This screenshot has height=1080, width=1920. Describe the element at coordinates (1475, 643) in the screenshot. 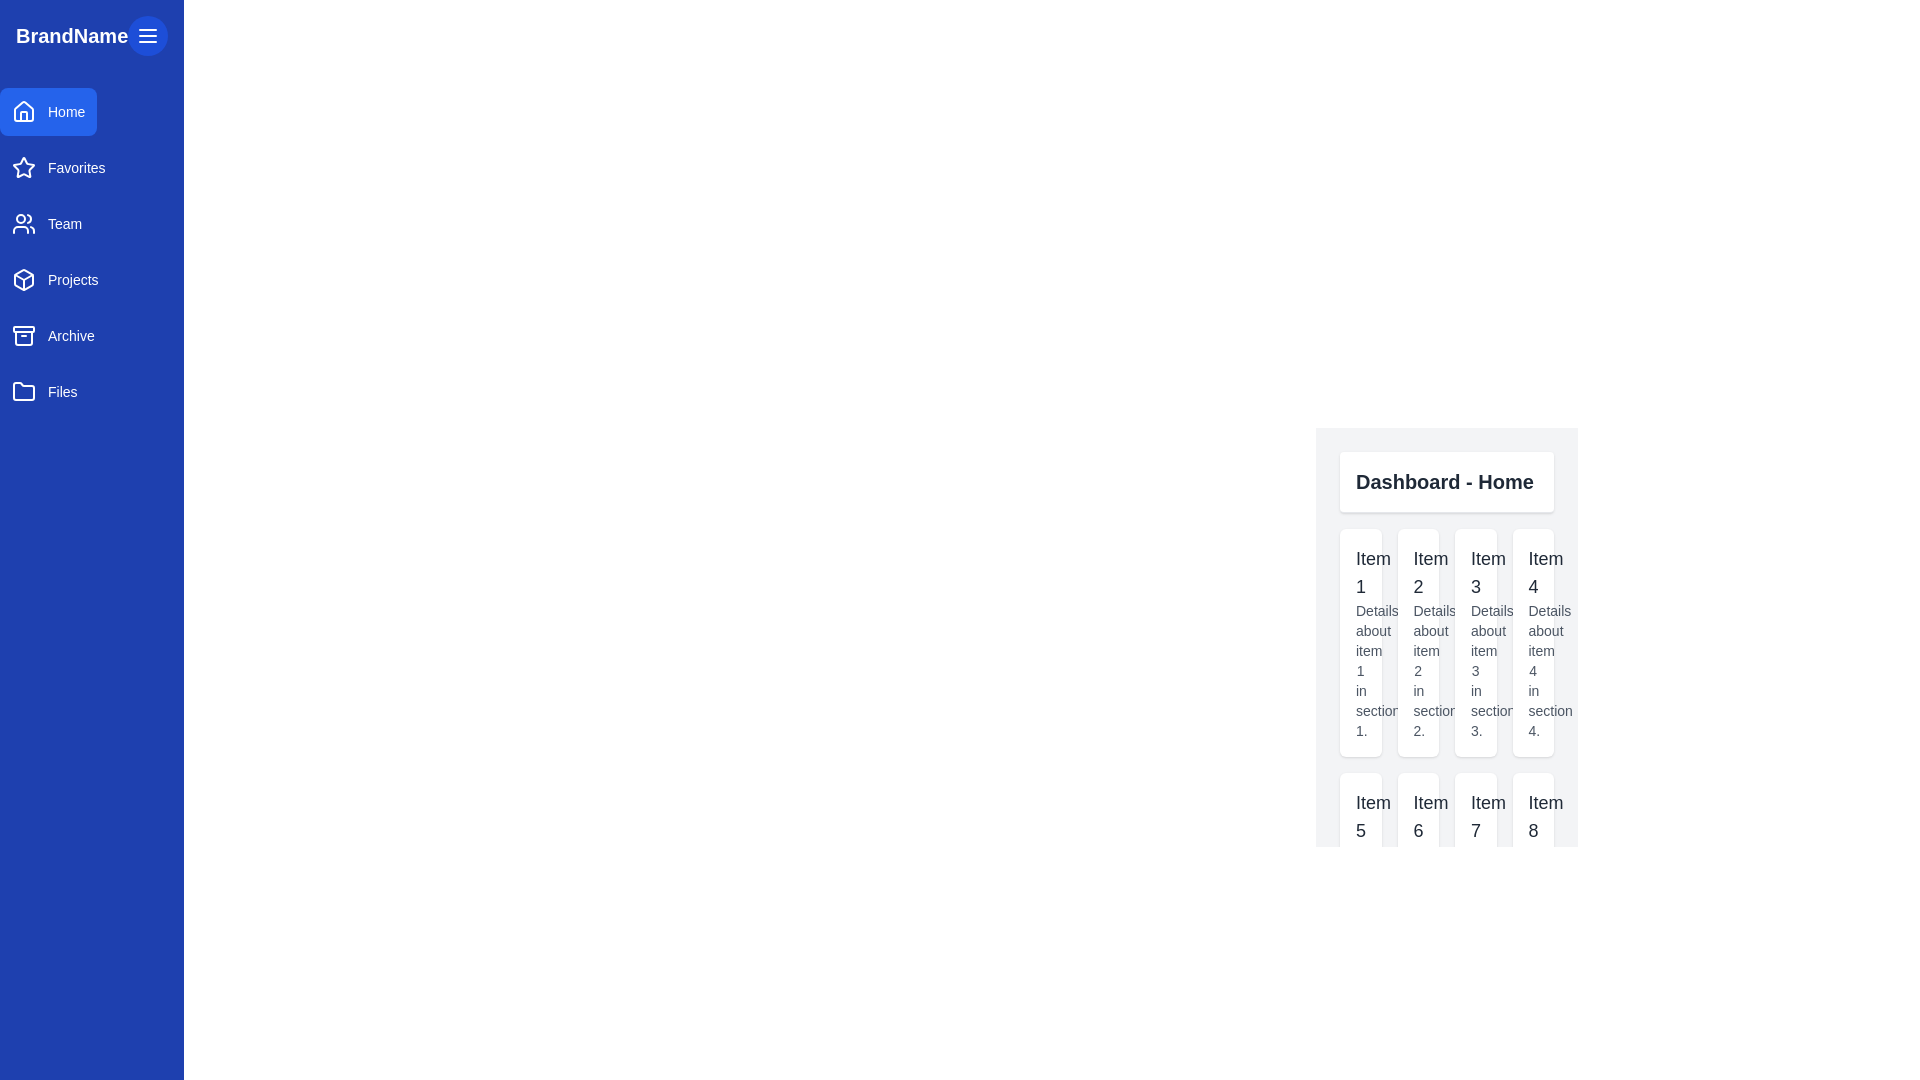

I see `descriptive text displayed on the informational card or grid tile for 'Item 3', which is located in the top row and third column of the grid layout` at that location.